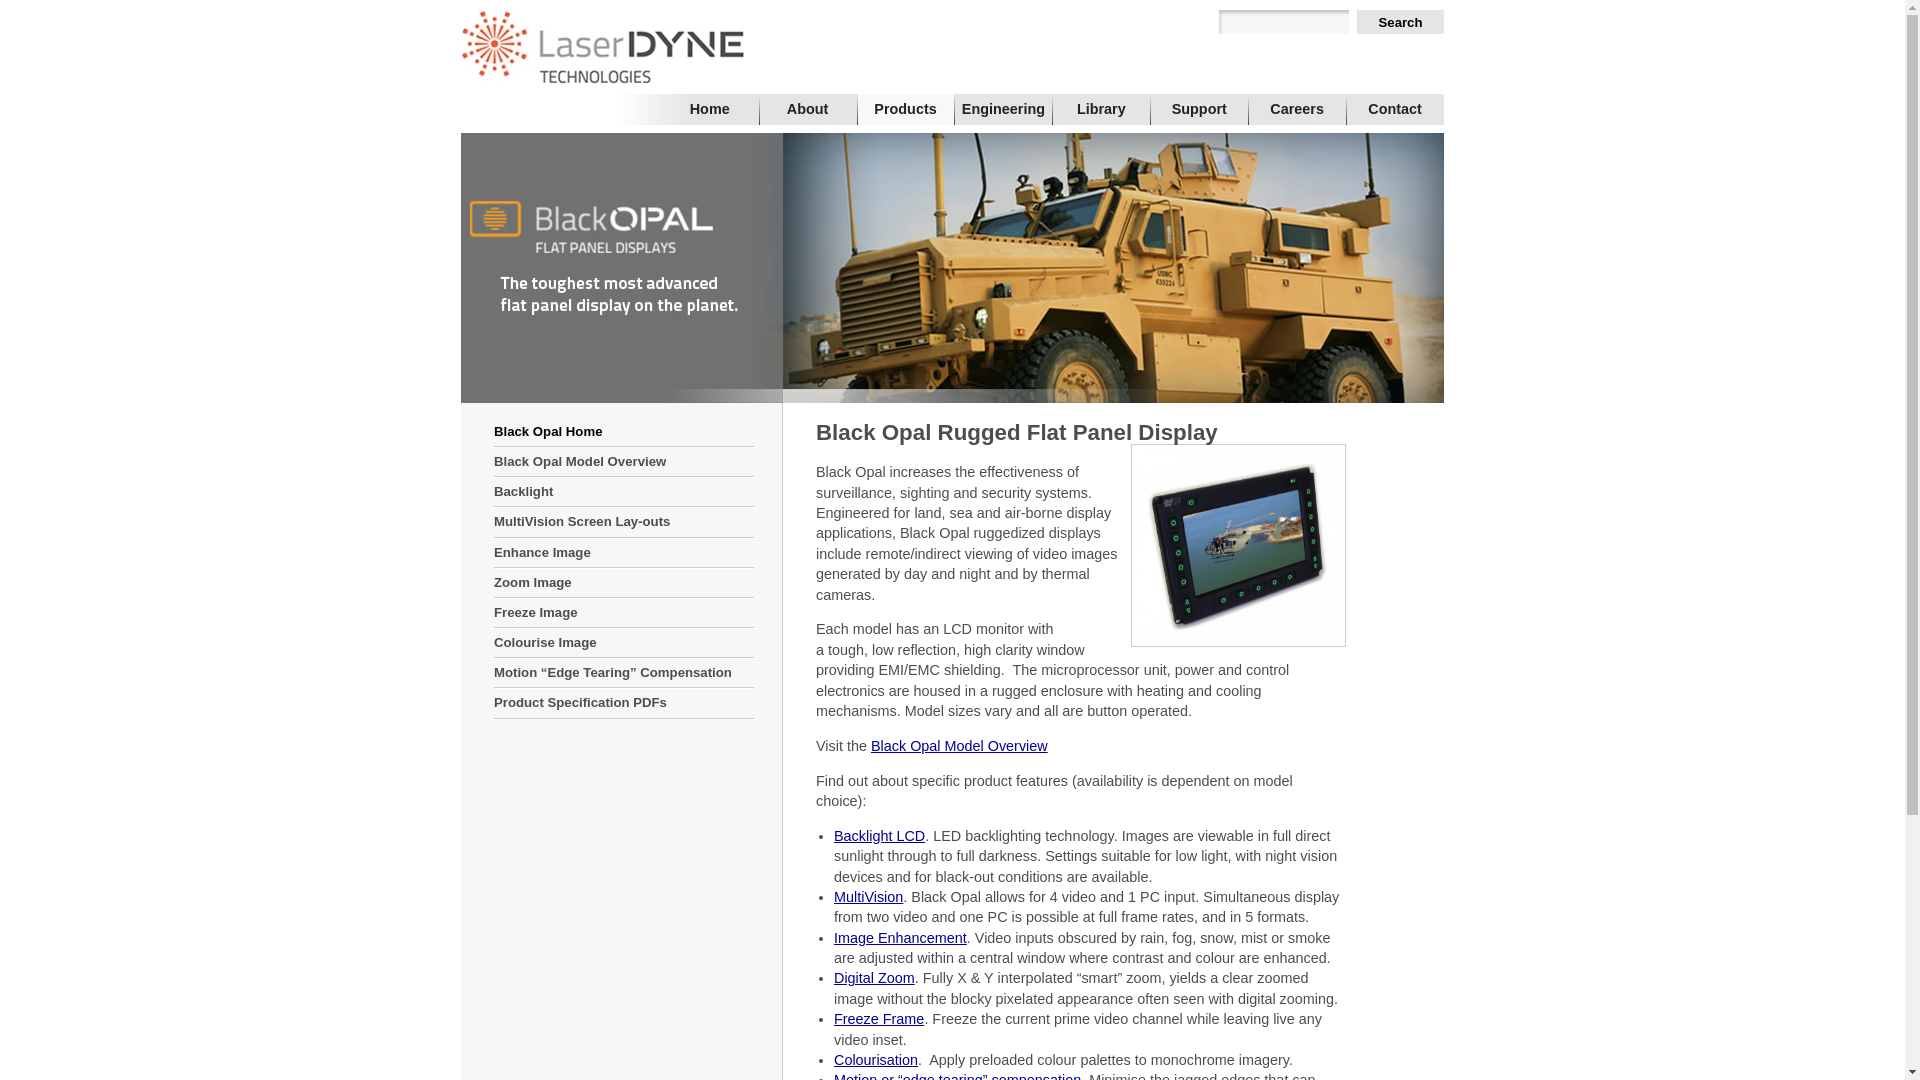 Image resolution: width=1920 pixels, height=1080 pixels. What do you see at coordinates (623, 702) in the screenshot?
I see `'Product Specification PDFs'` at bounding box center [623, 702].